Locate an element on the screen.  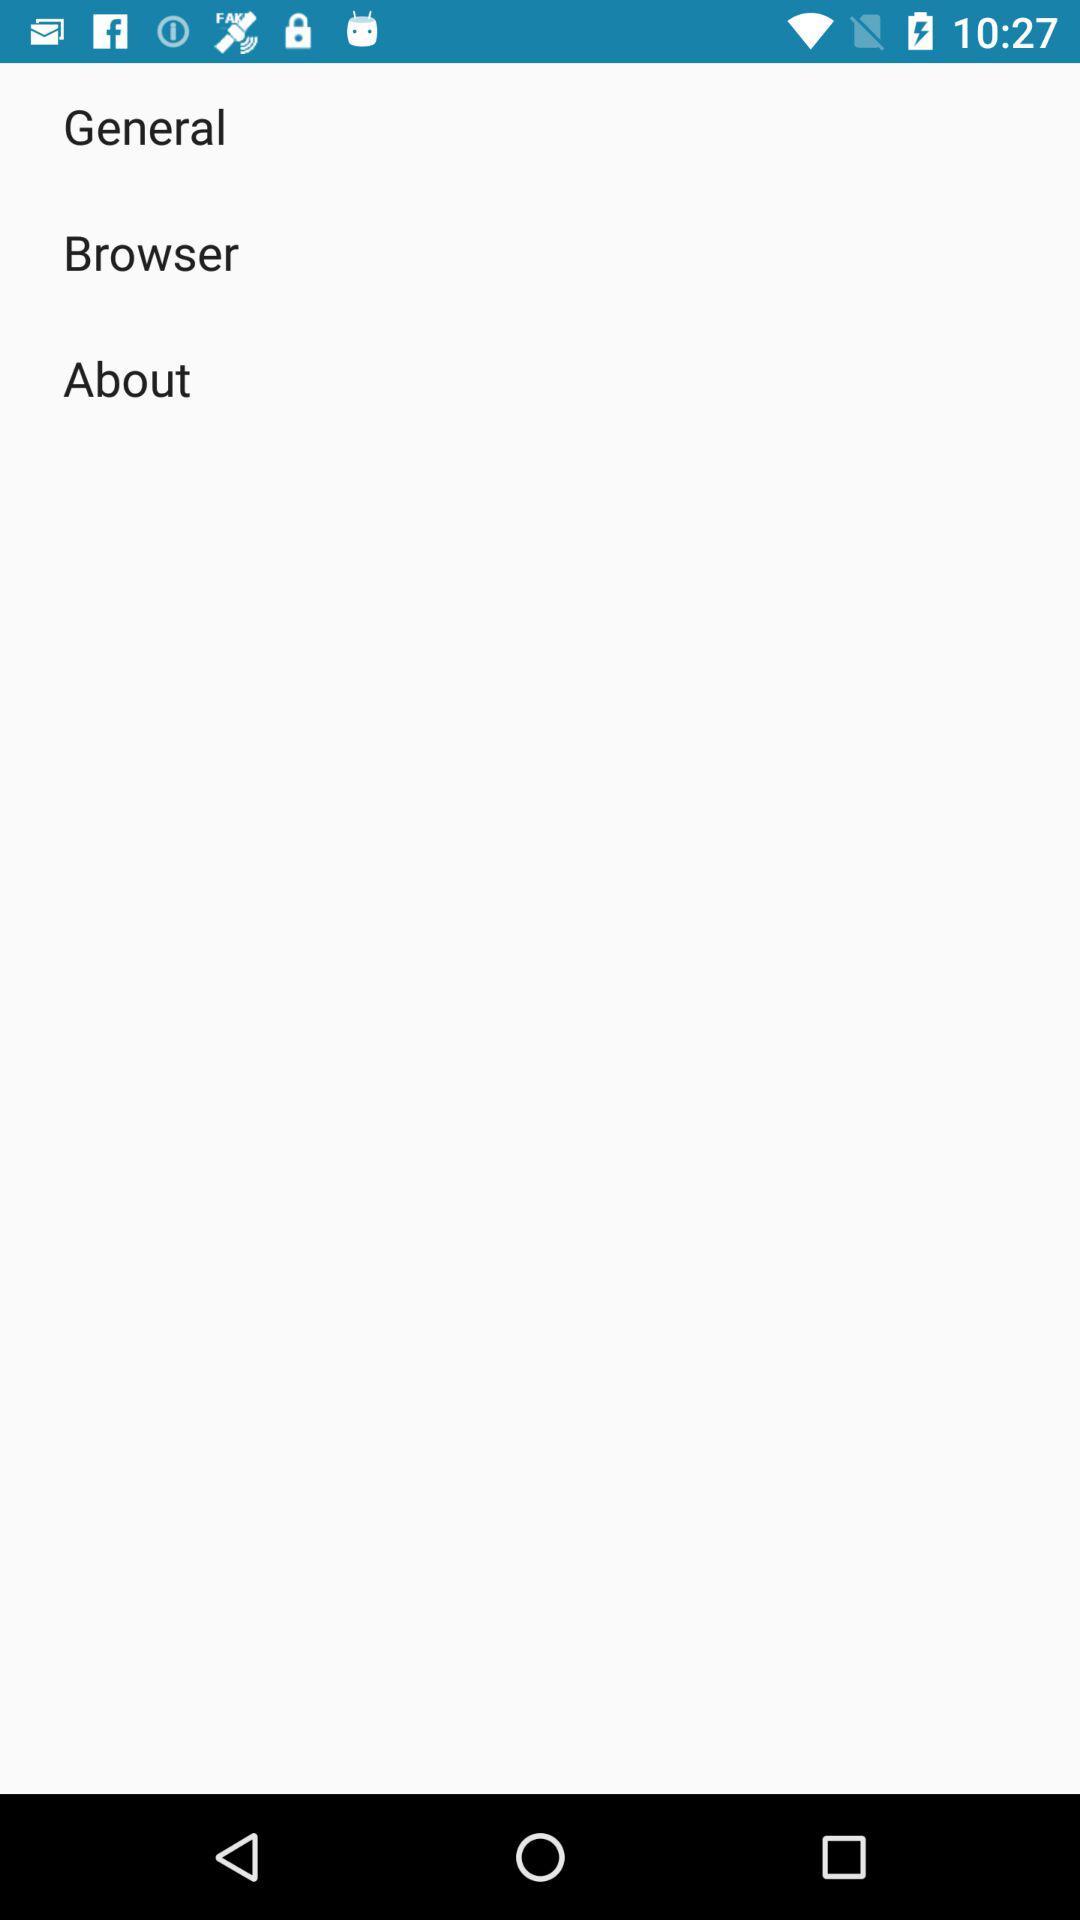
the item below general item is located at coordinates (150, 251).